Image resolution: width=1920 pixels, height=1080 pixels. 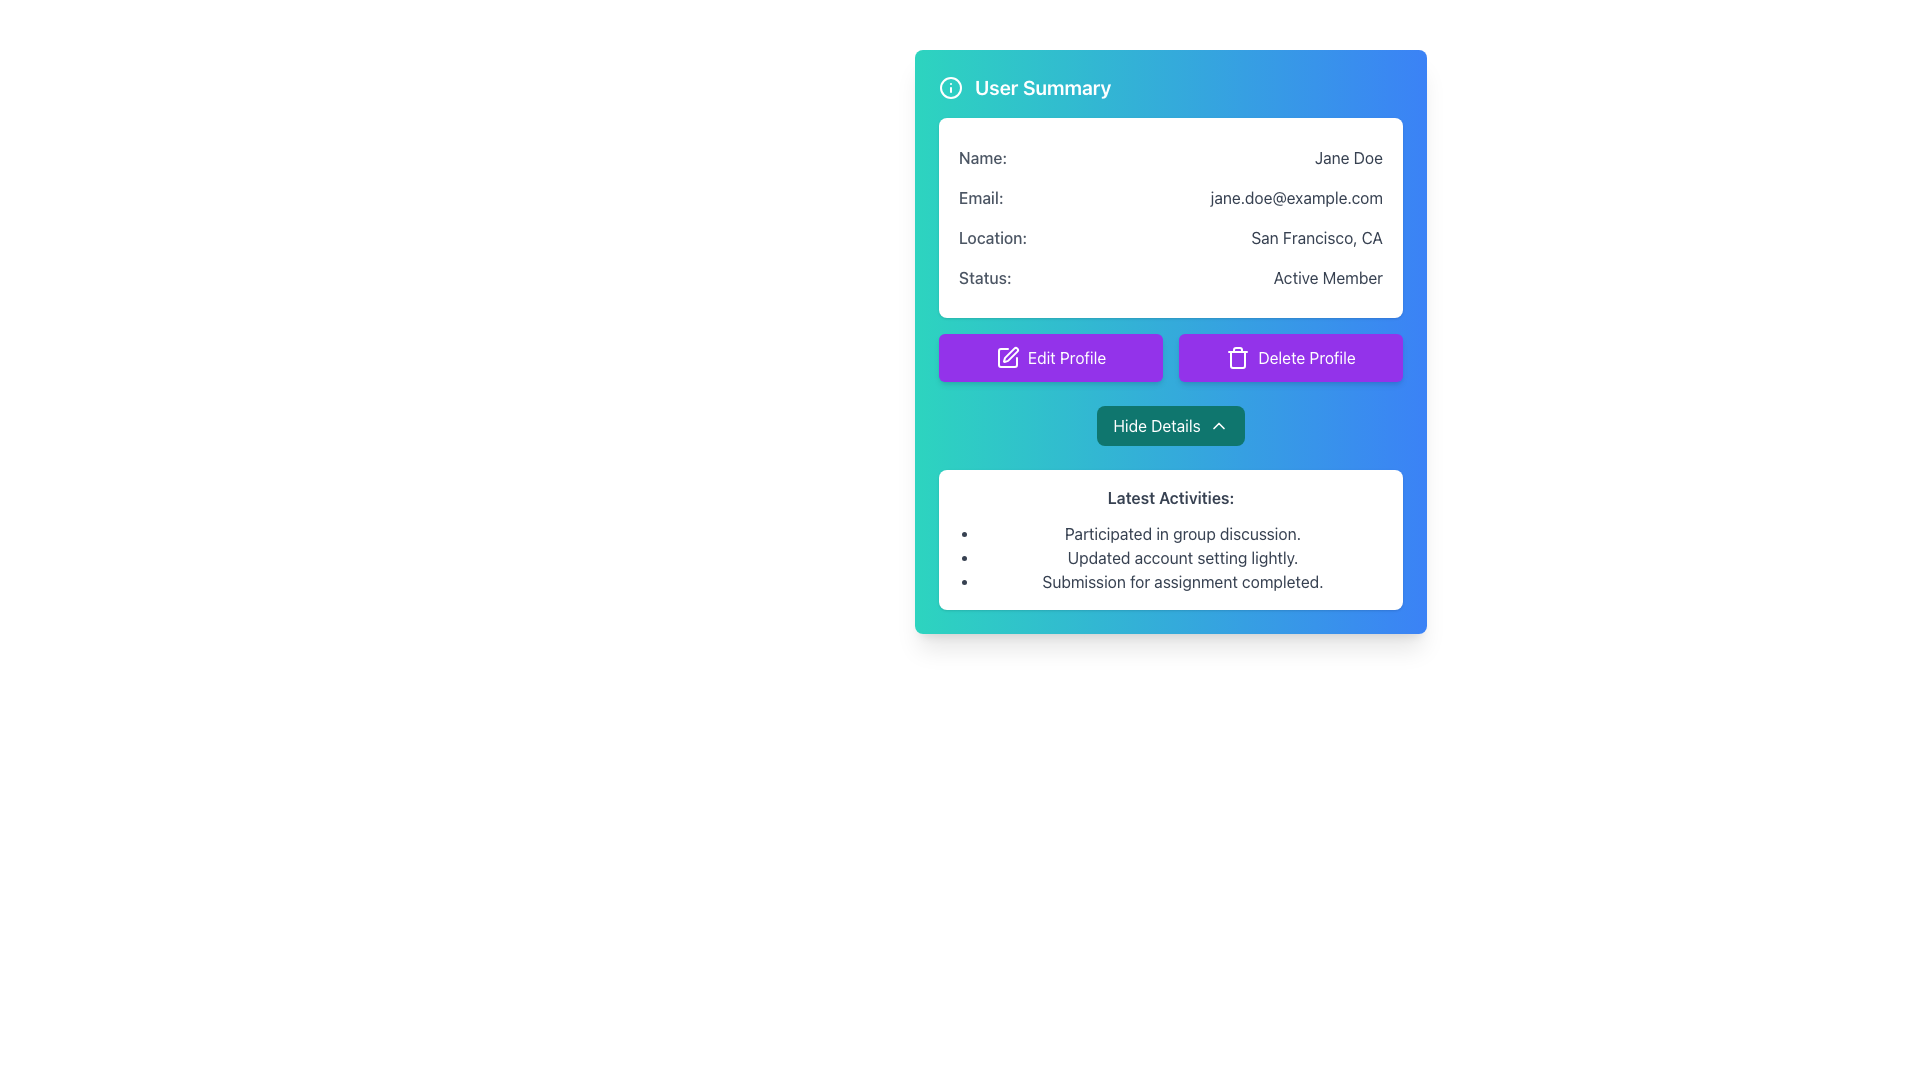 What do you see at coordinates (1317, 237) in the screenshot?
I see `the static text displaying the user's location information, which shows 'San Francisco, CA' after the label 'Location:' in the user profile card` at bounding box center [1317, 237].